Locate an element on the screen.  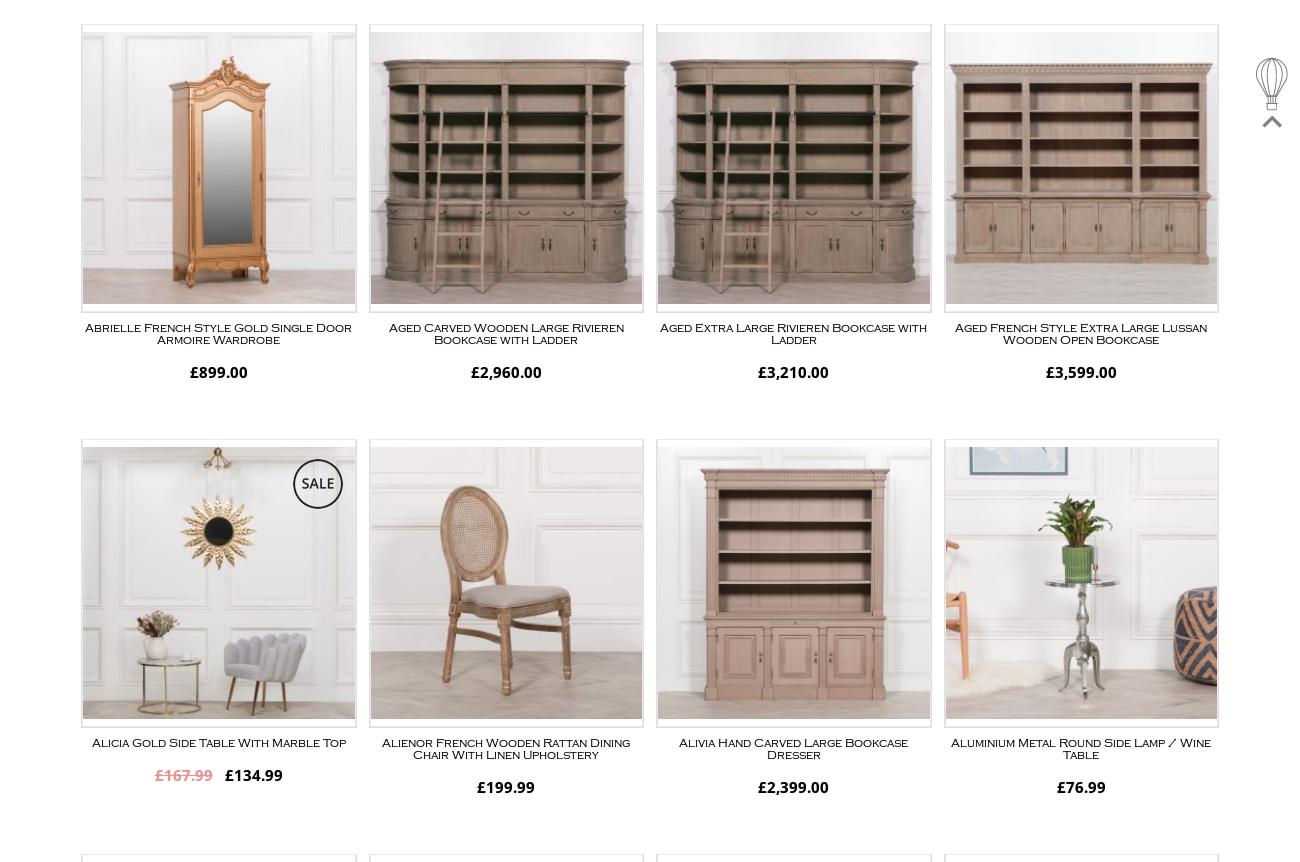
'Aged Extra Large Rivieren Bookcase with Ladder' is located at coordinates (792, 332).